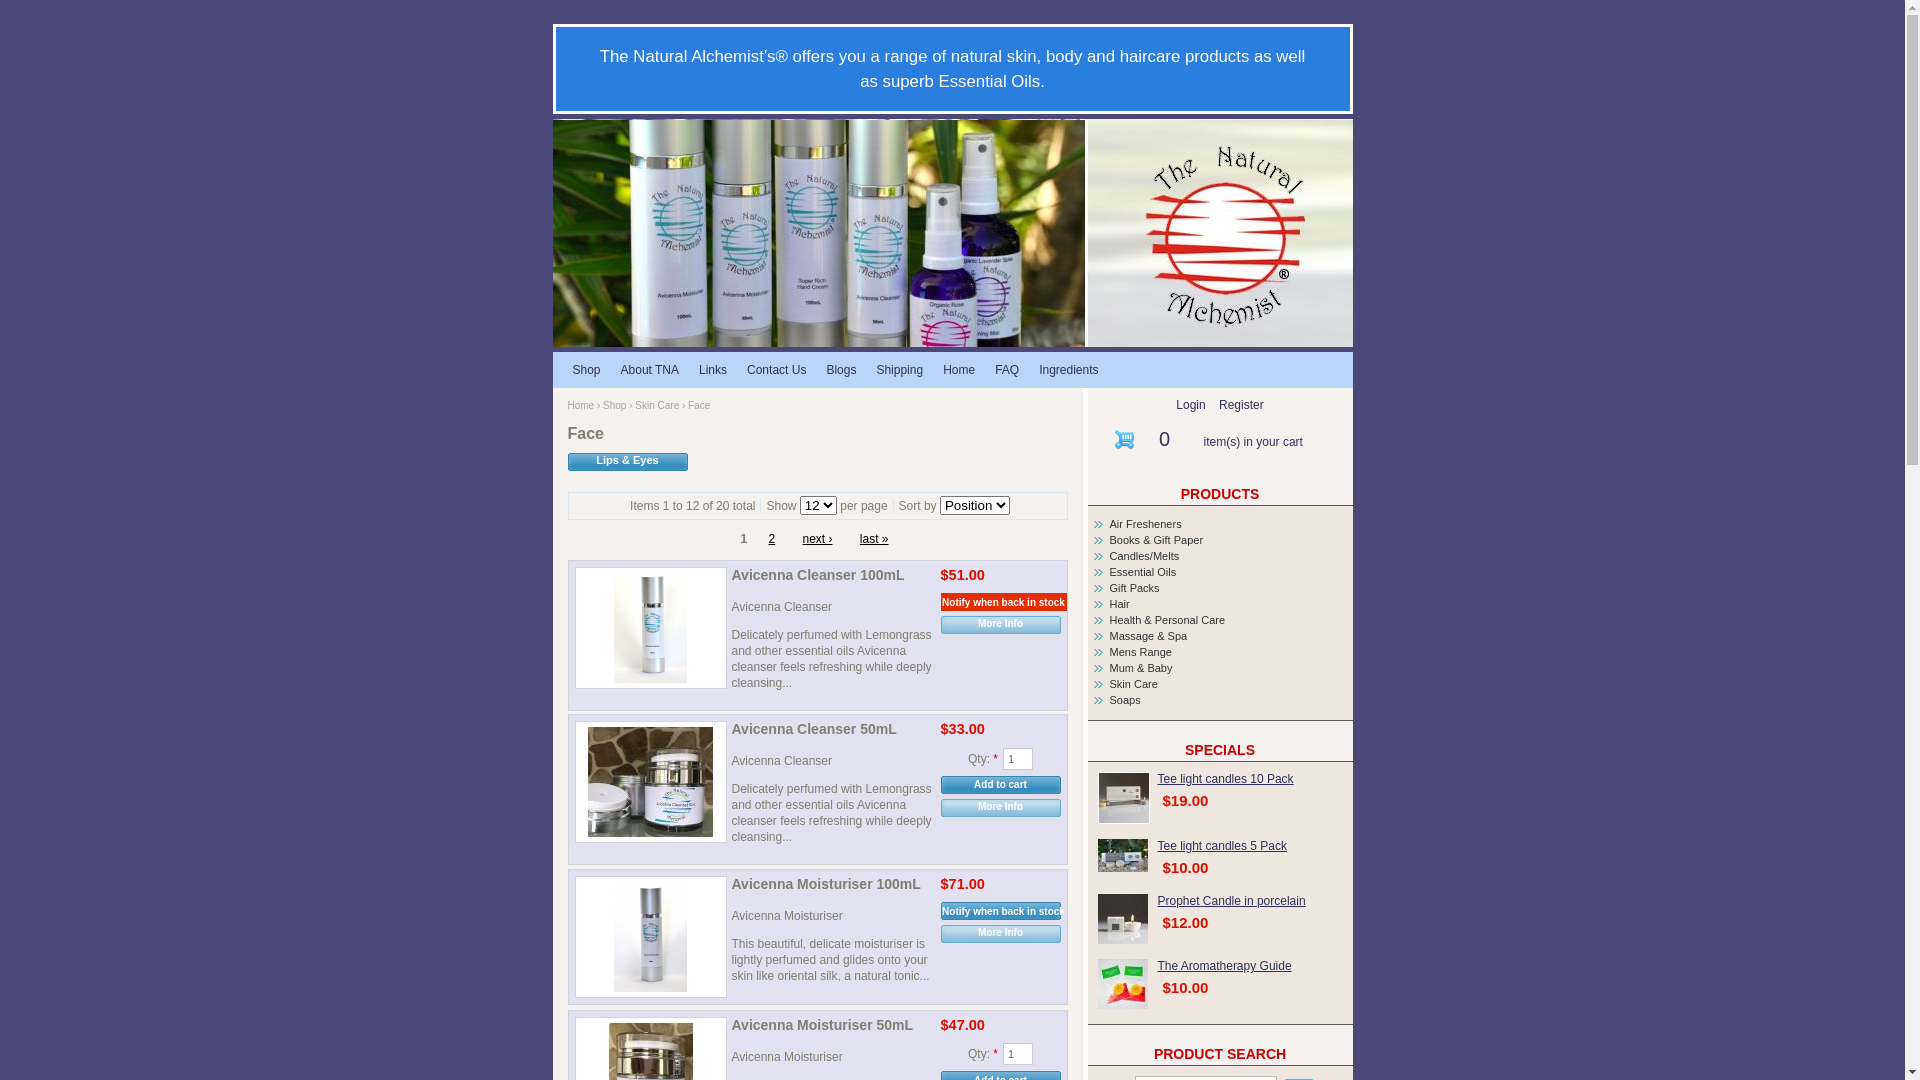 The width and height of the screenshot is (1920, 1080). Describe the element at coordinates (832, 1027) in the screenshot. I see `'Avicenna Moisturiser 50mL'` at that location.